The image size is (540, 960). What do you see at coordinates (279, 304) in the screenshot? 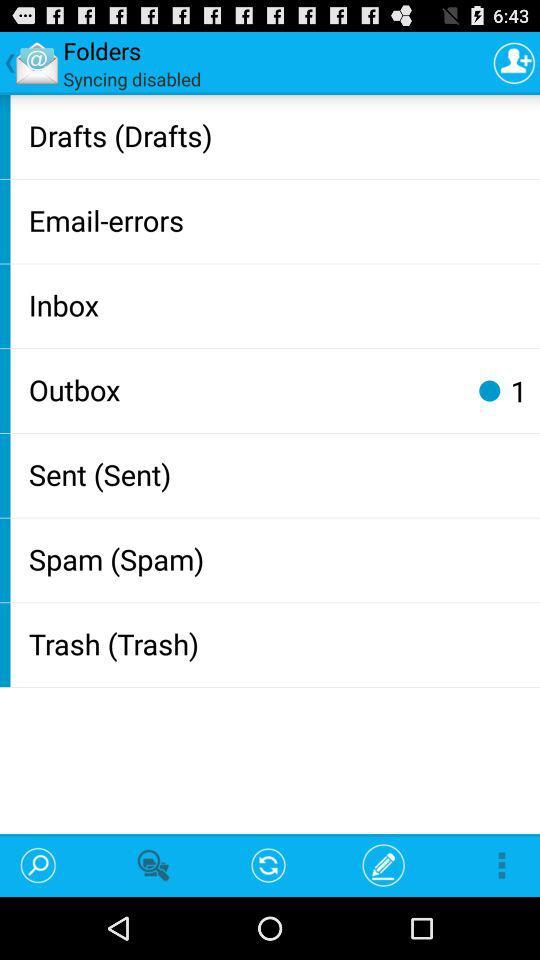
I see `inbox app` at bounding box center [279, 304].